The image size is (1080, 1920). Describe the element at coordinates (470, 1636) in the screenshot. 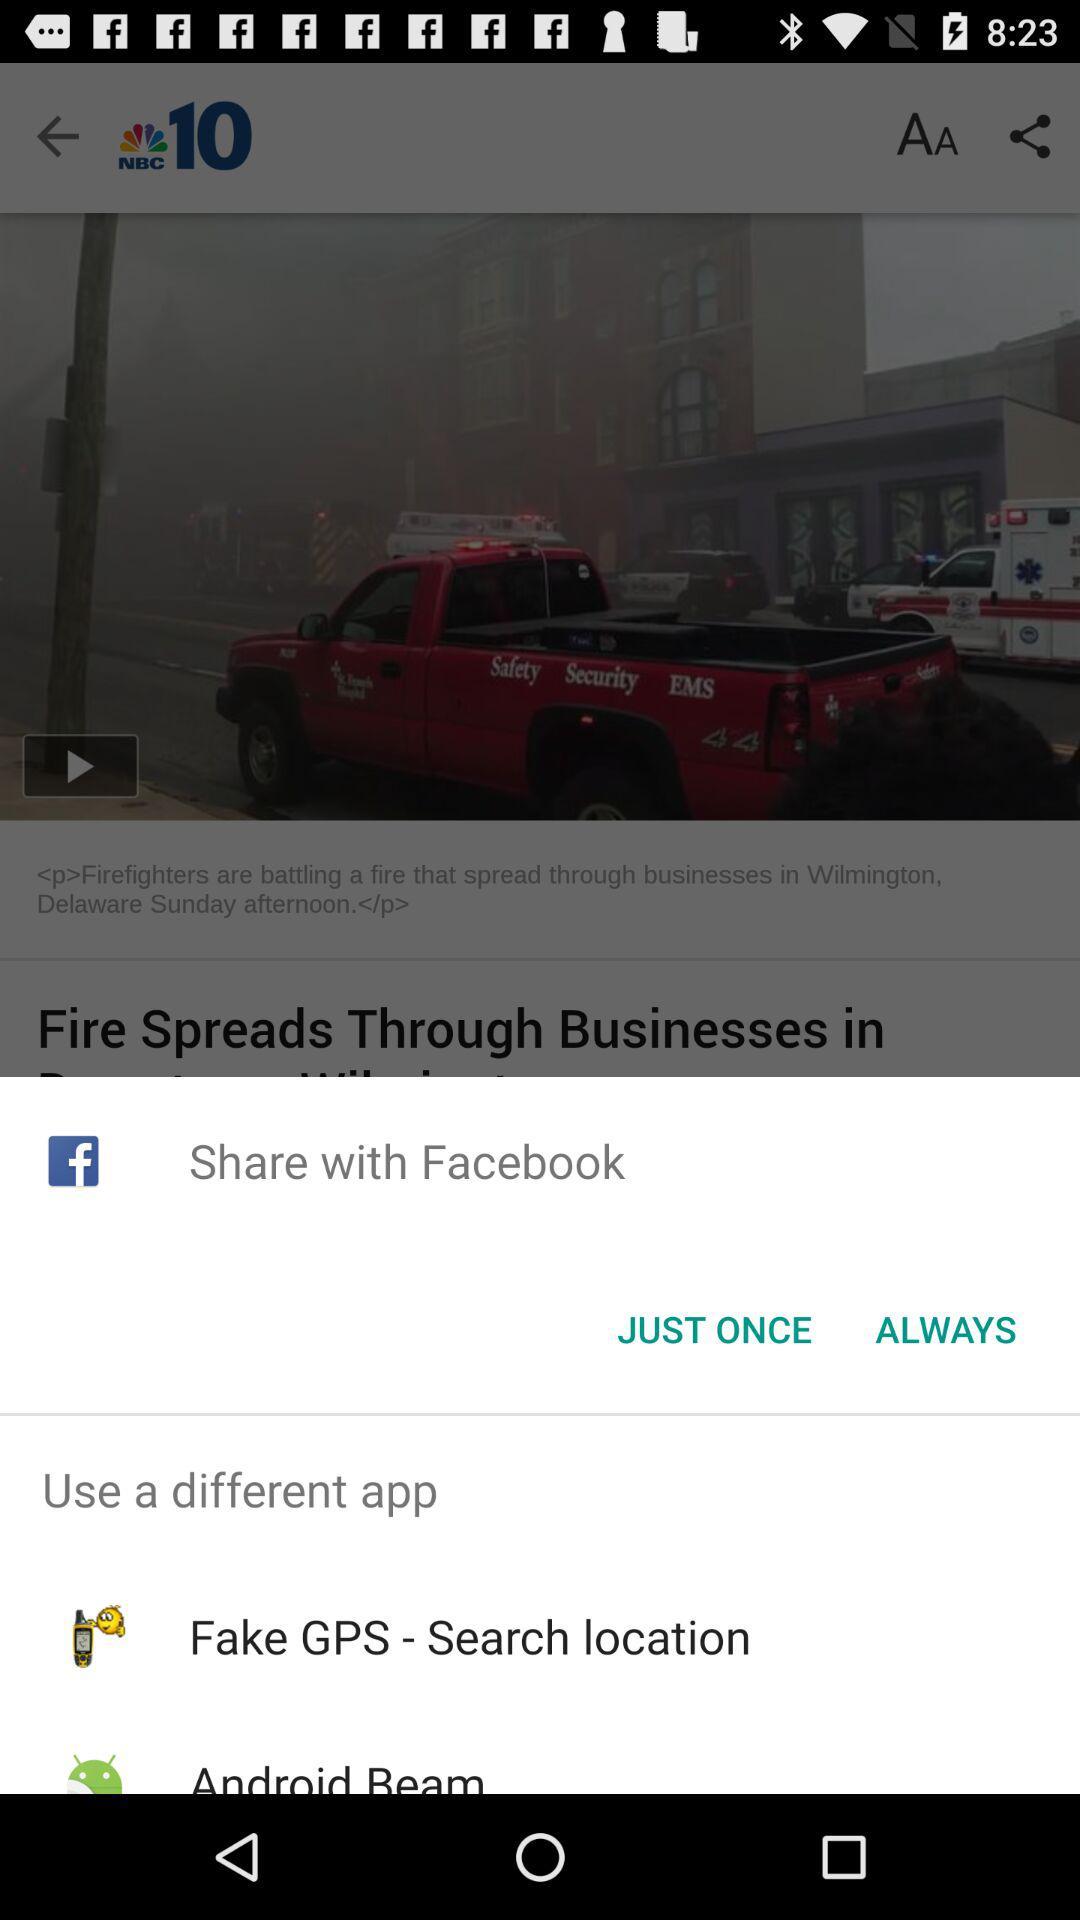

I see `icon below use a different item` at that location.